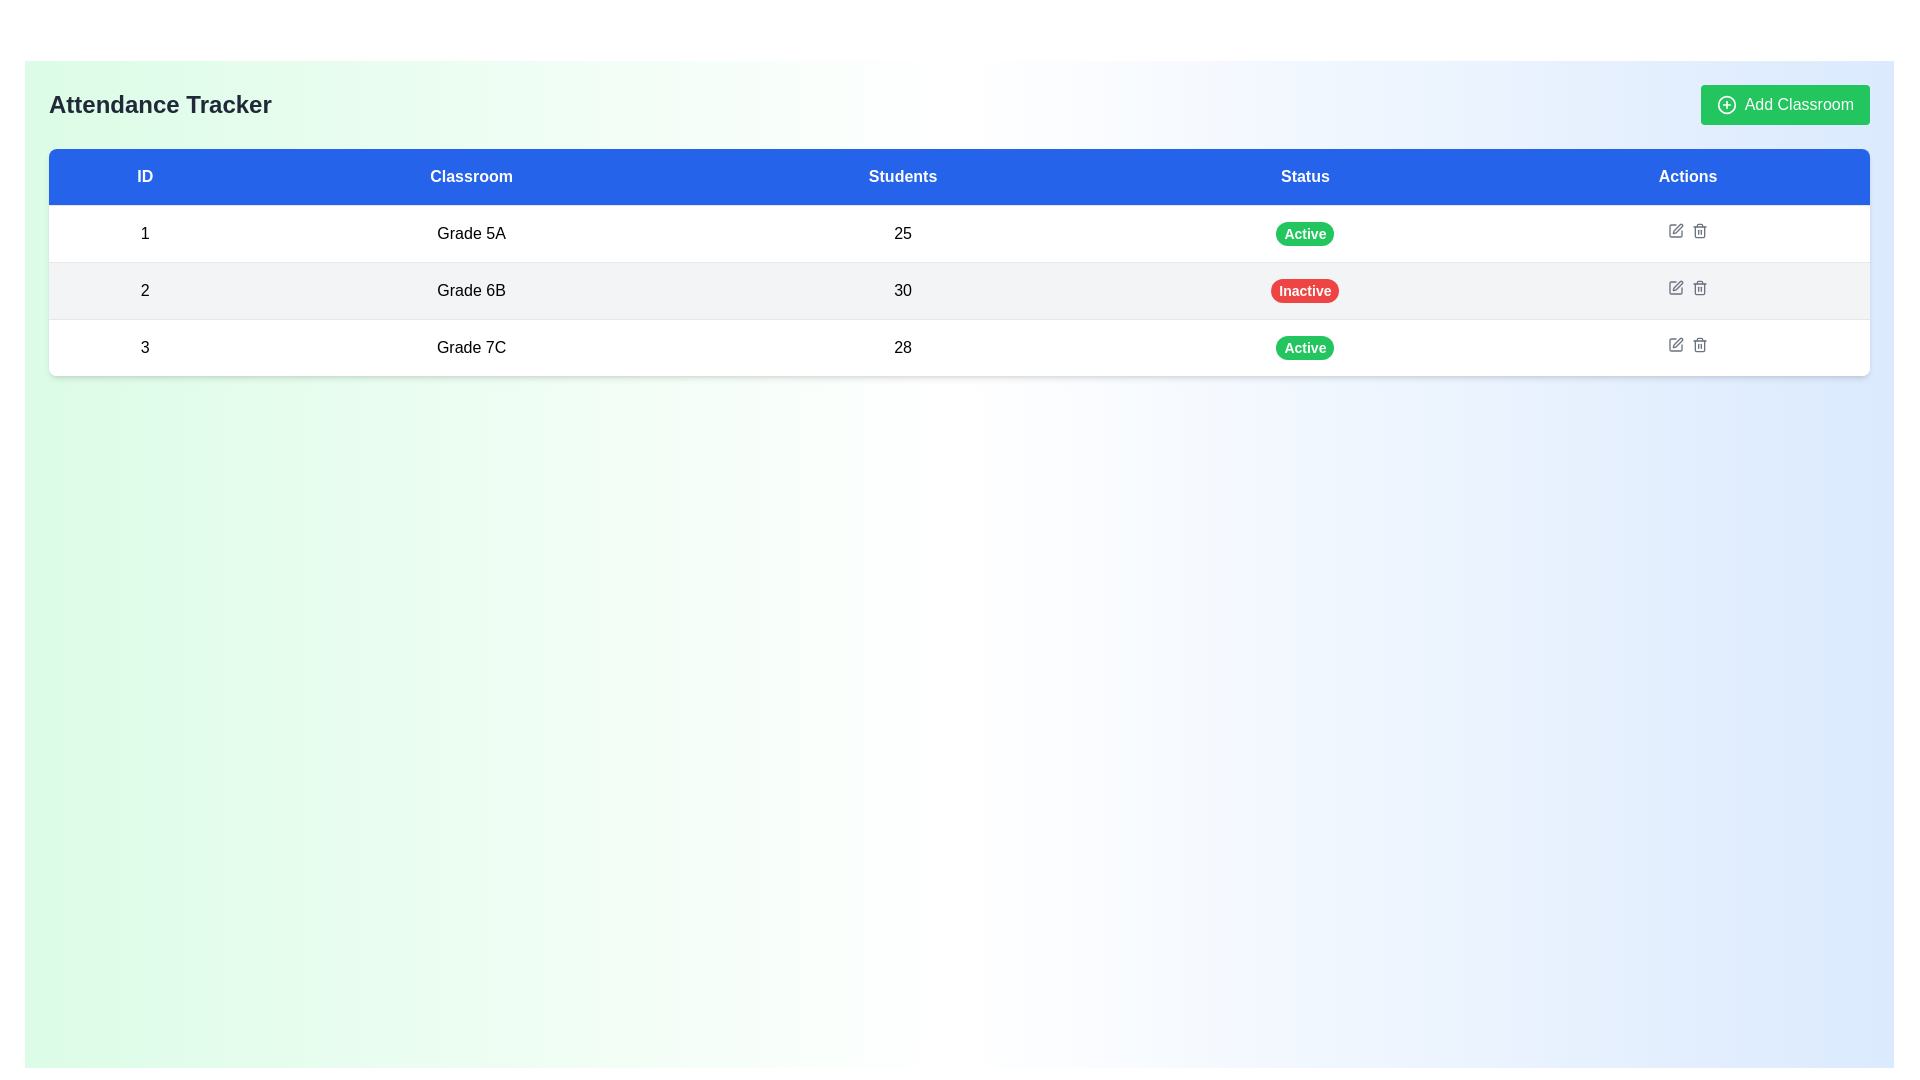  What do you see at coordinates (160, 104) in the screenshot?
I see `the prominent static text label displaying 'Attendance Tracker' located in the upper-left area of the interface` at bounding box center [160, 104].